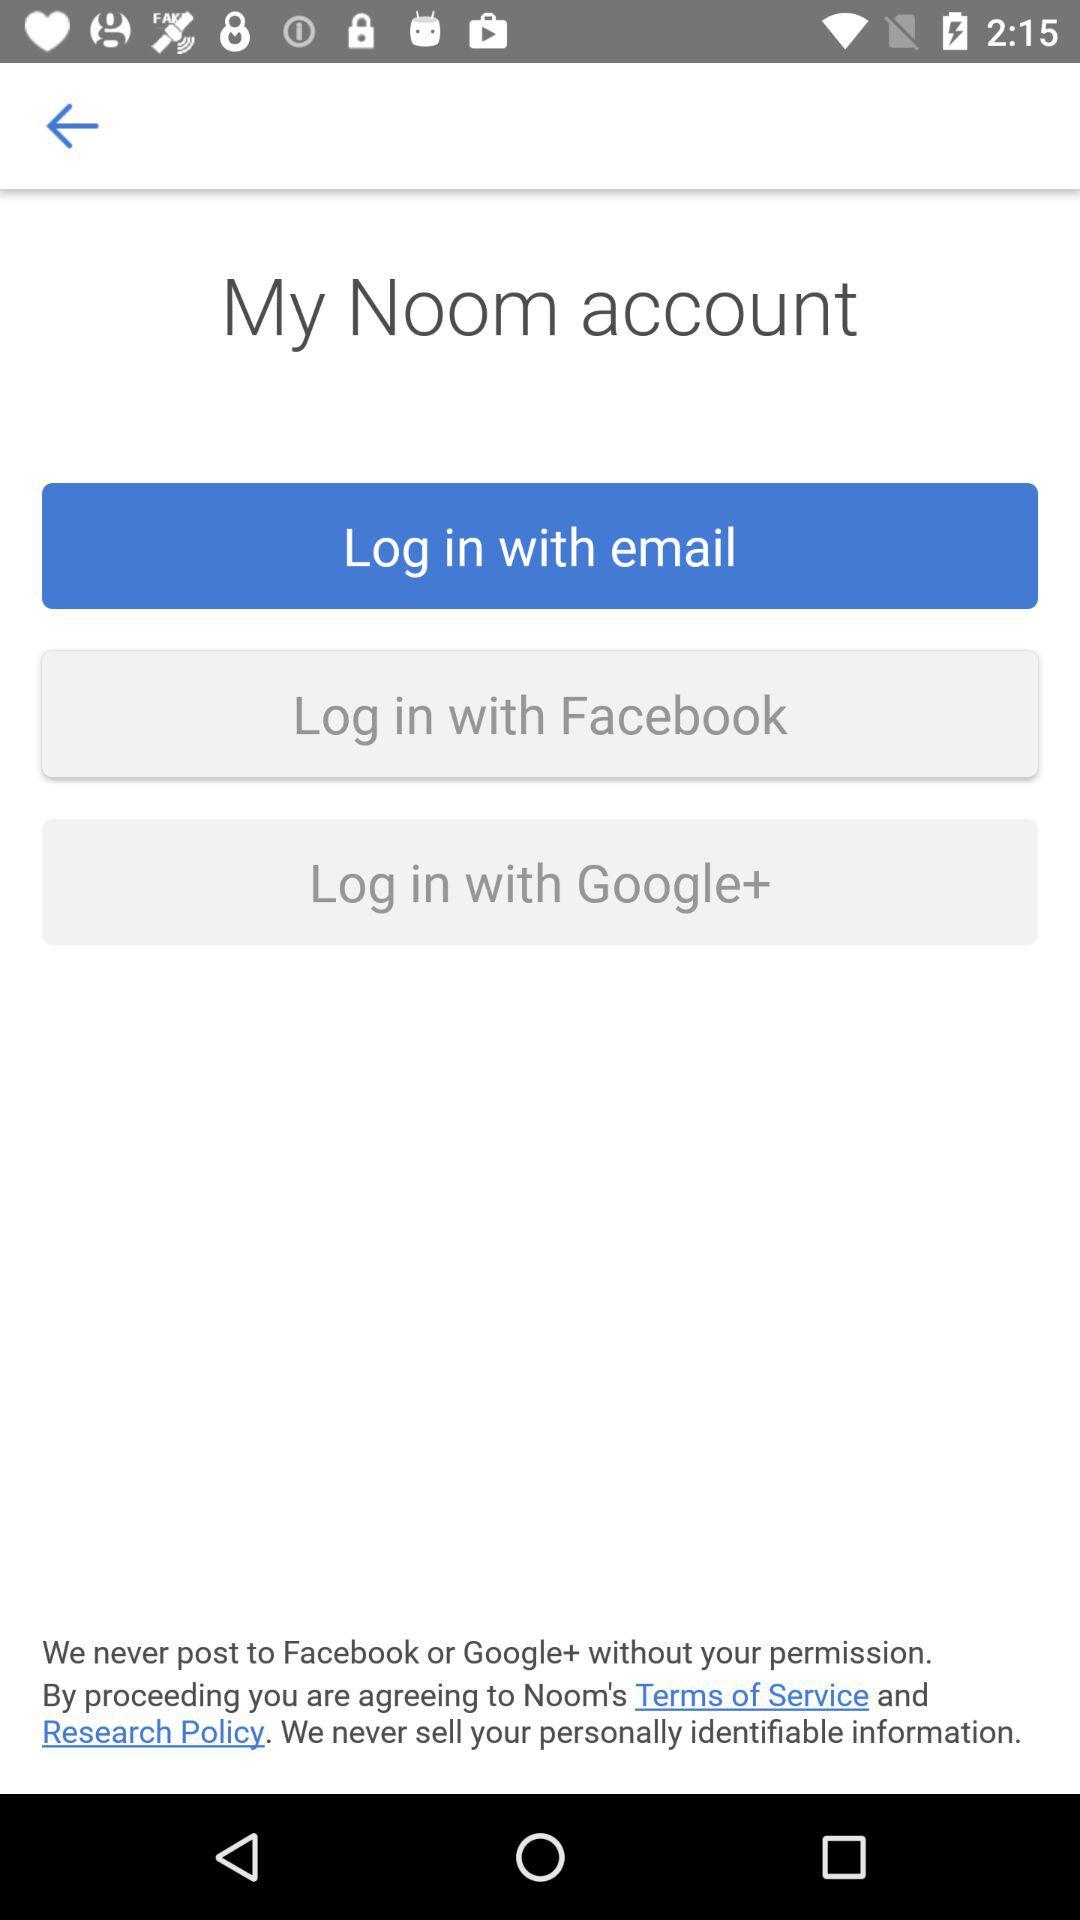 This screenshot has width=1080, height=1920. Describe the element at coordinates (72, 124) in the screenshot. I see `item at the top left corner` at that location.